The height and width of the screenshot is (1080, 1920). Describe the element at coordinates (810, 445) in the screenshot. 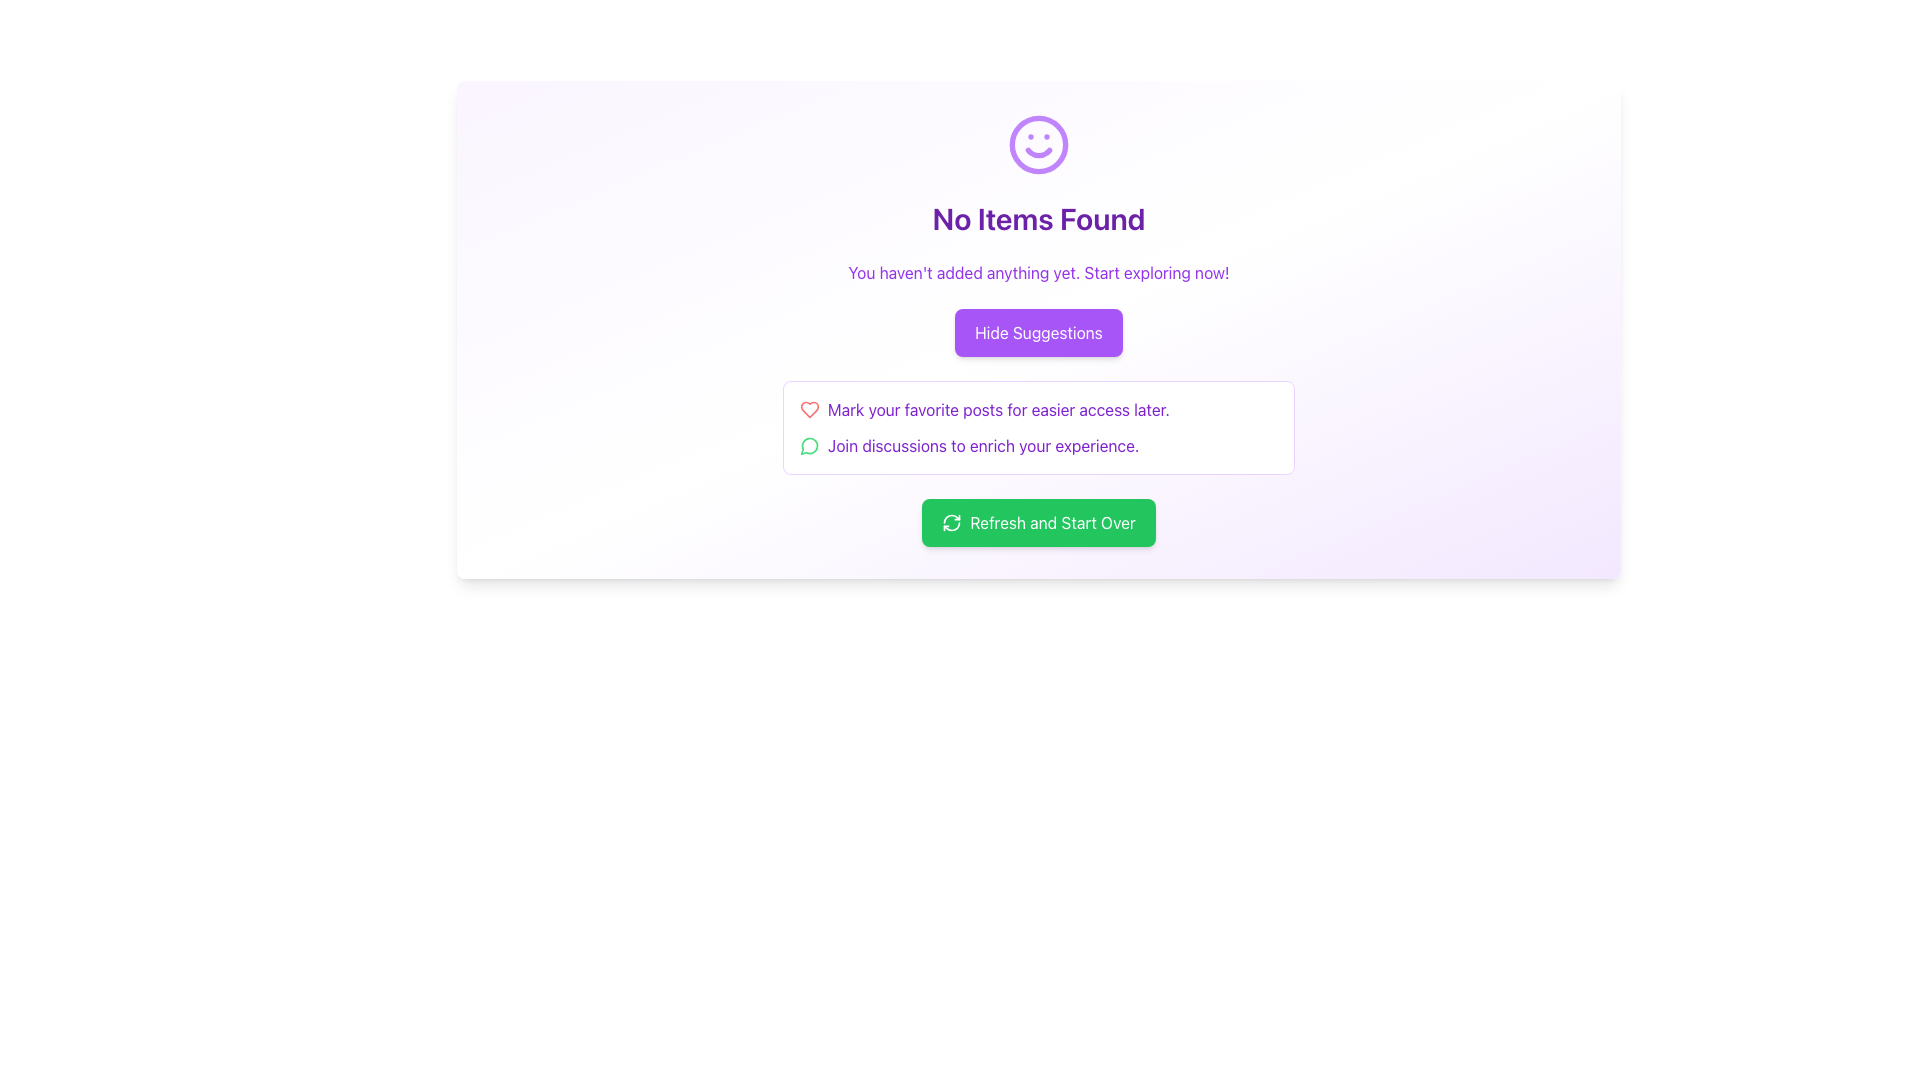

I see `the circular speech bubble icon with a green outline located near the bottom-center of the interface, next to the text 'Join discussions to enrich your experience.'` at that location.